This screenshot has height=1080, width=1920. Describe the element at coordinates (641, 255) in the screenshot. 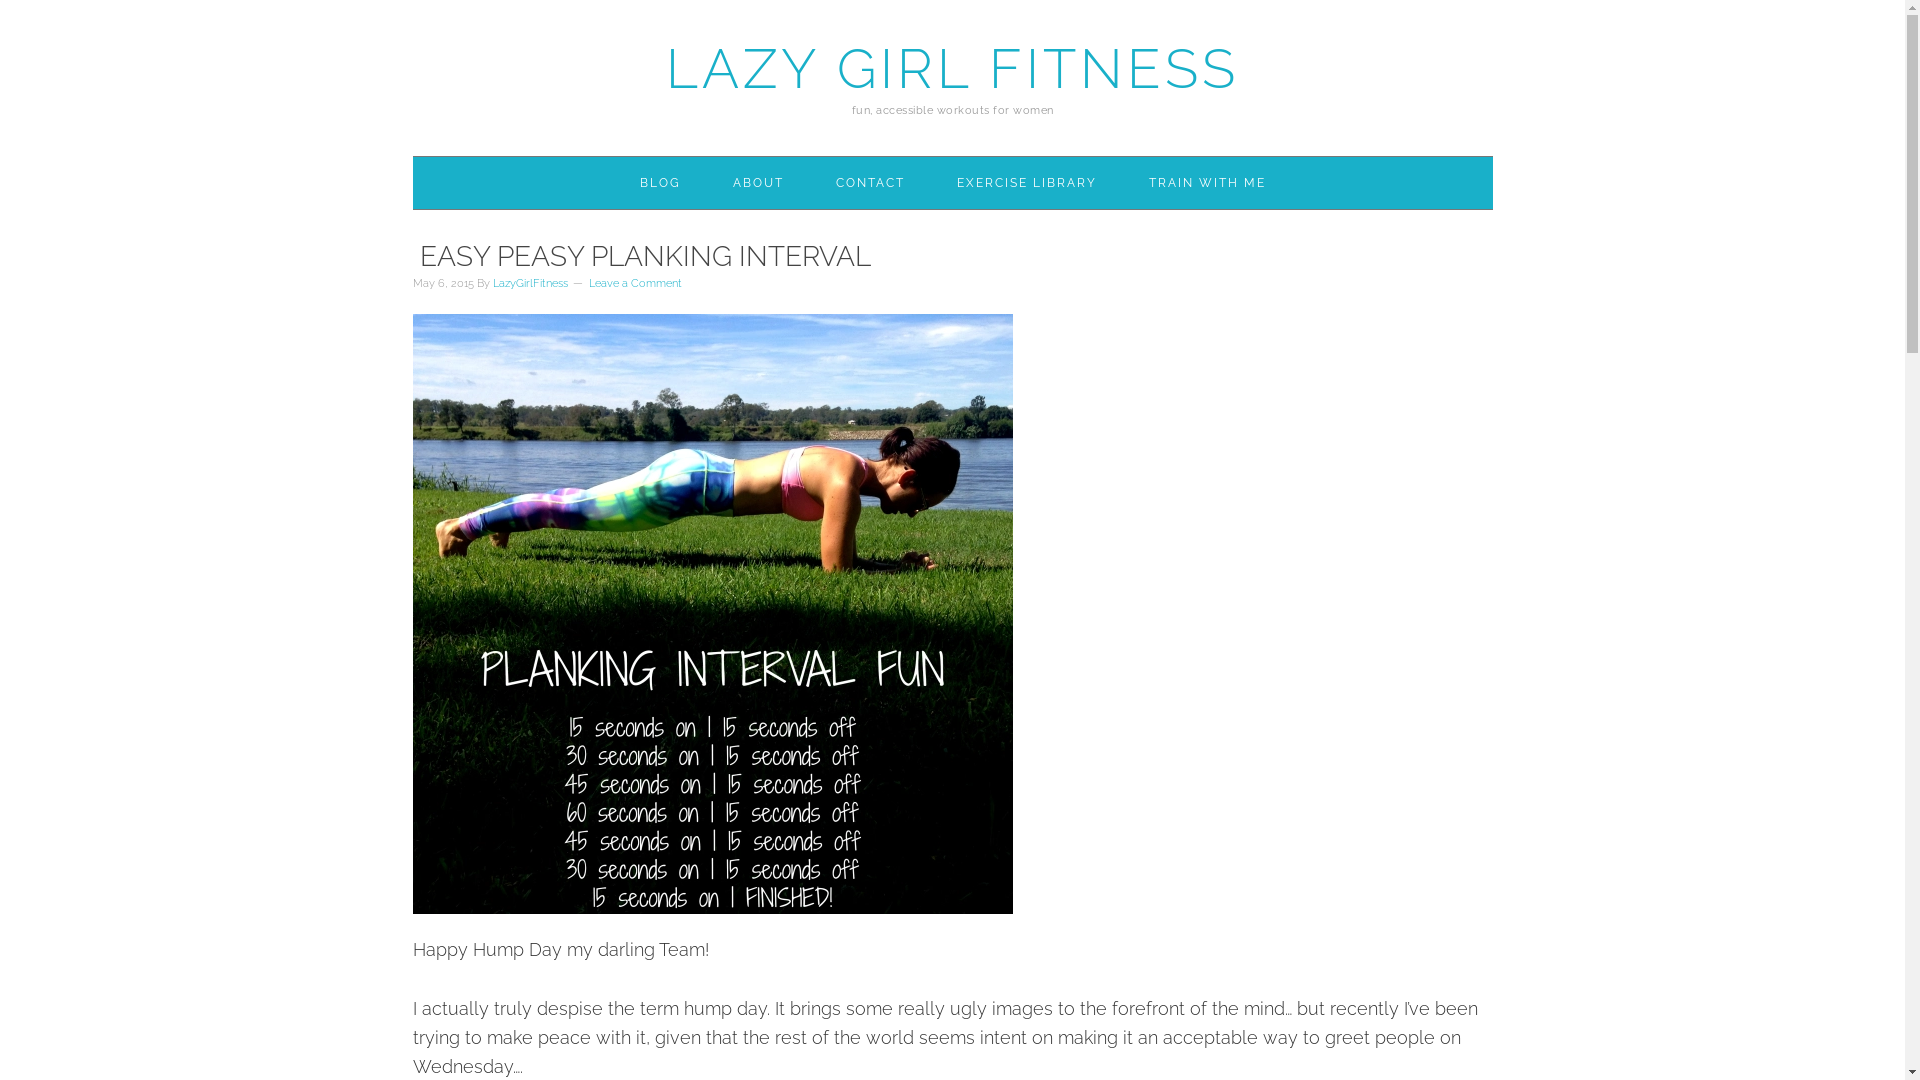

I see `' EASY PEASY PLANKING INTERVAL'` at that location.